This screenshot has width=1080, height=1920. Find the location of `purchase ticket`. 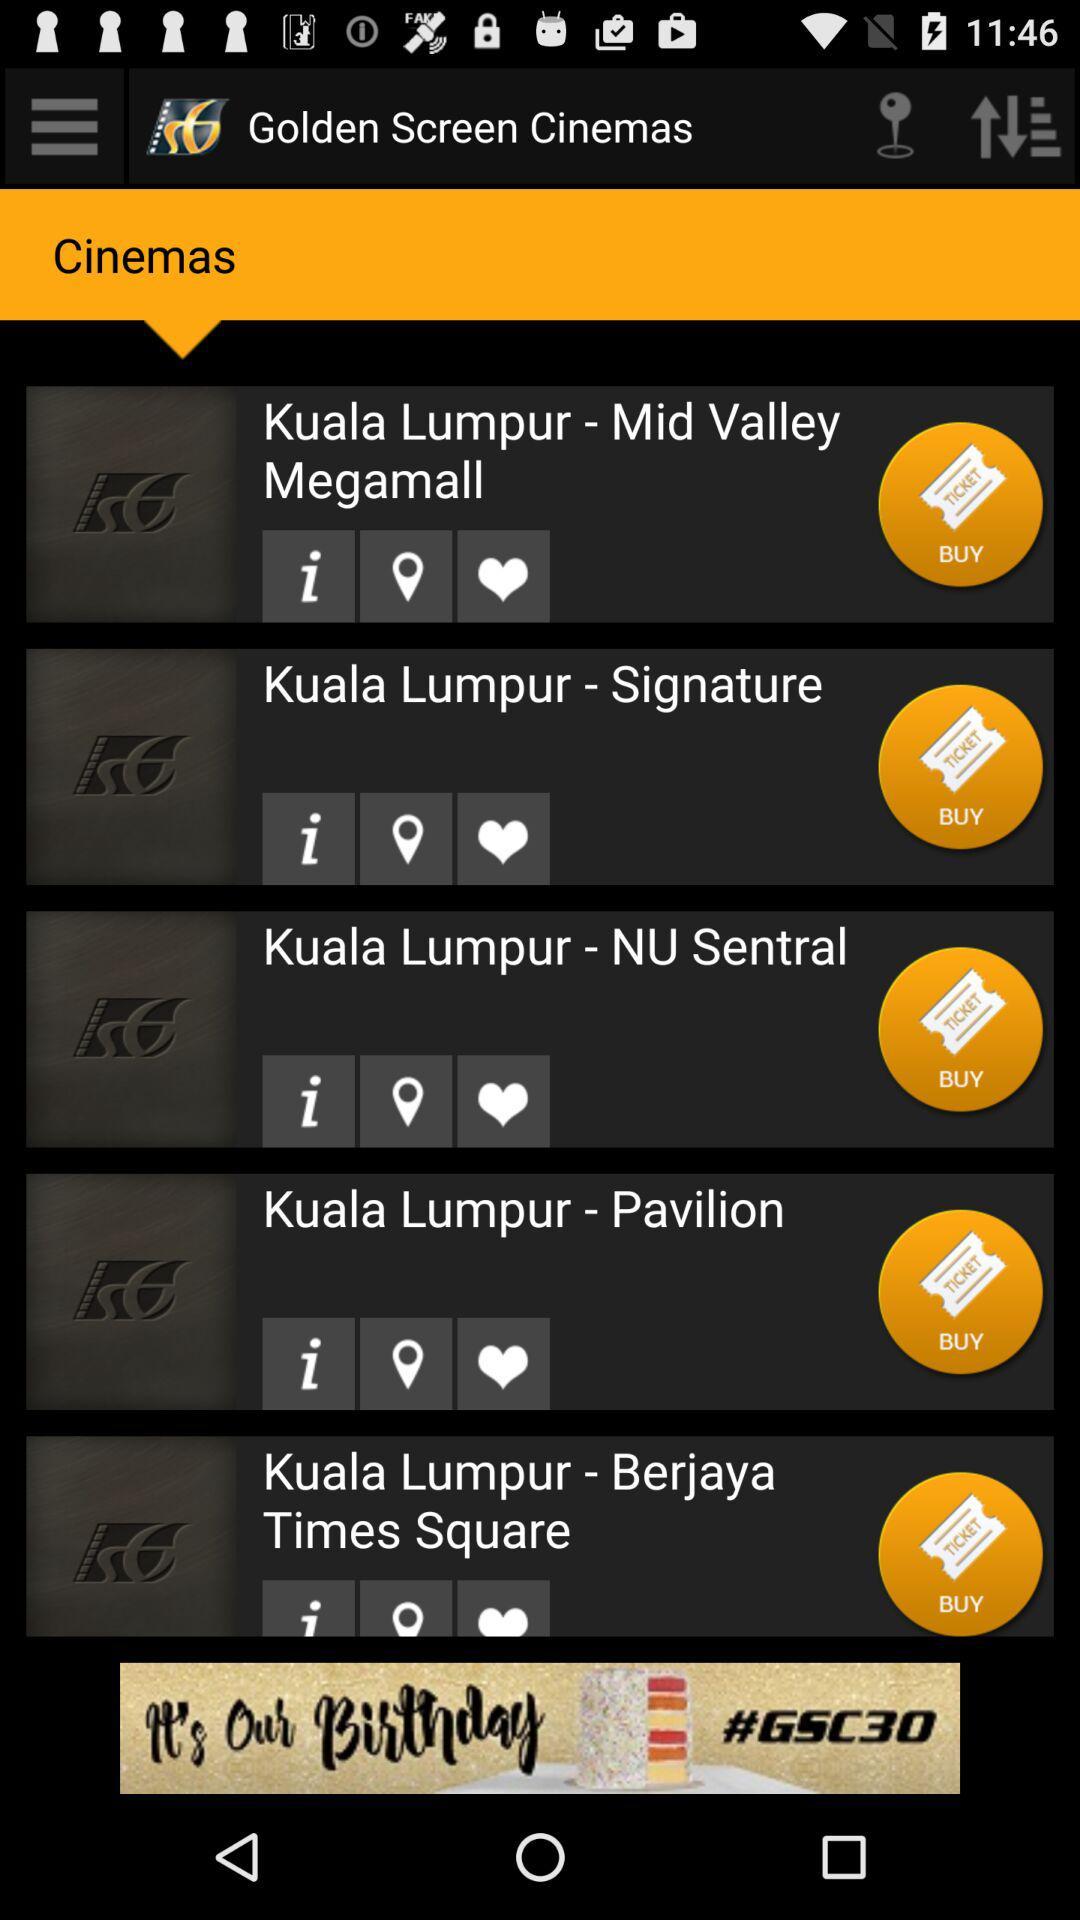

purchase ticket is located at coordinates (960, 1291).